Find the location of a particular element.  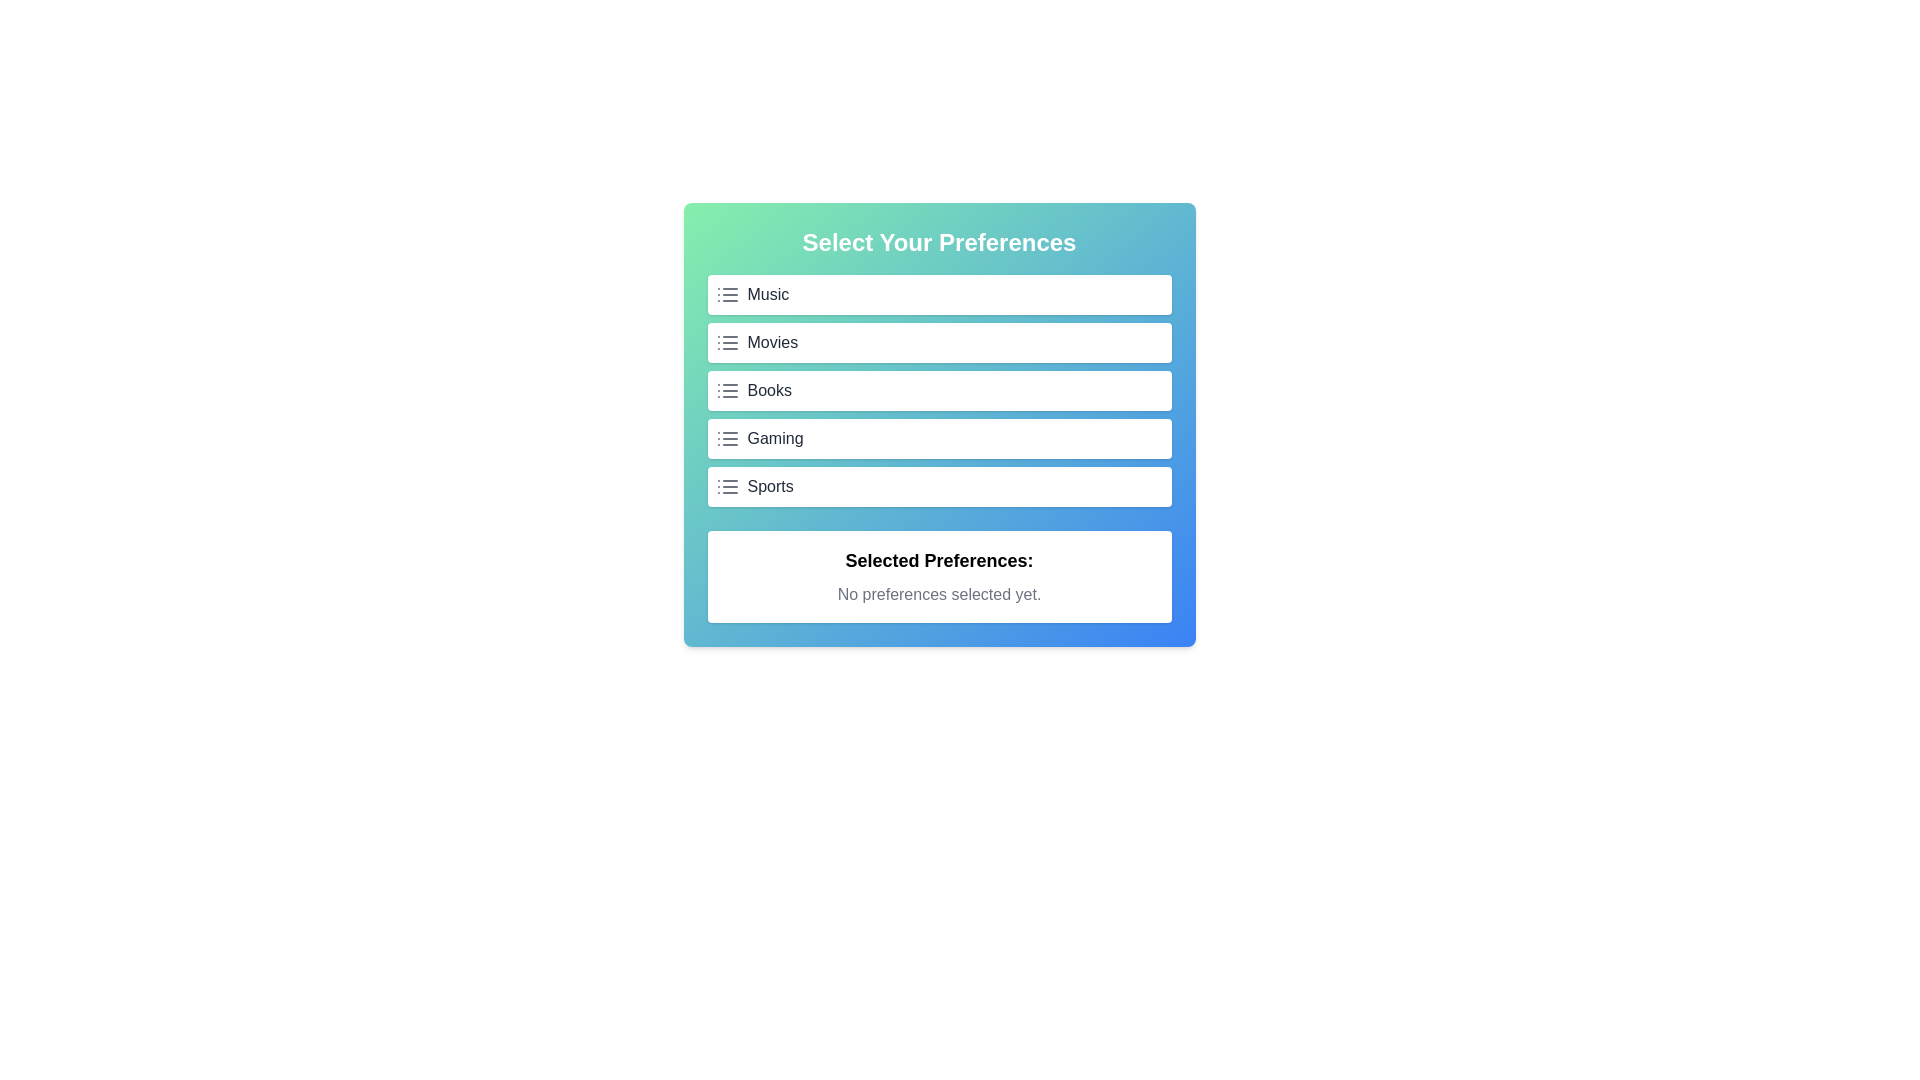

the list icon represented by three horizontal lines in gray color, located in the third row corresponding to the 'Books' category, to the left of the text 'Books' is located at coordinates (726, 390).